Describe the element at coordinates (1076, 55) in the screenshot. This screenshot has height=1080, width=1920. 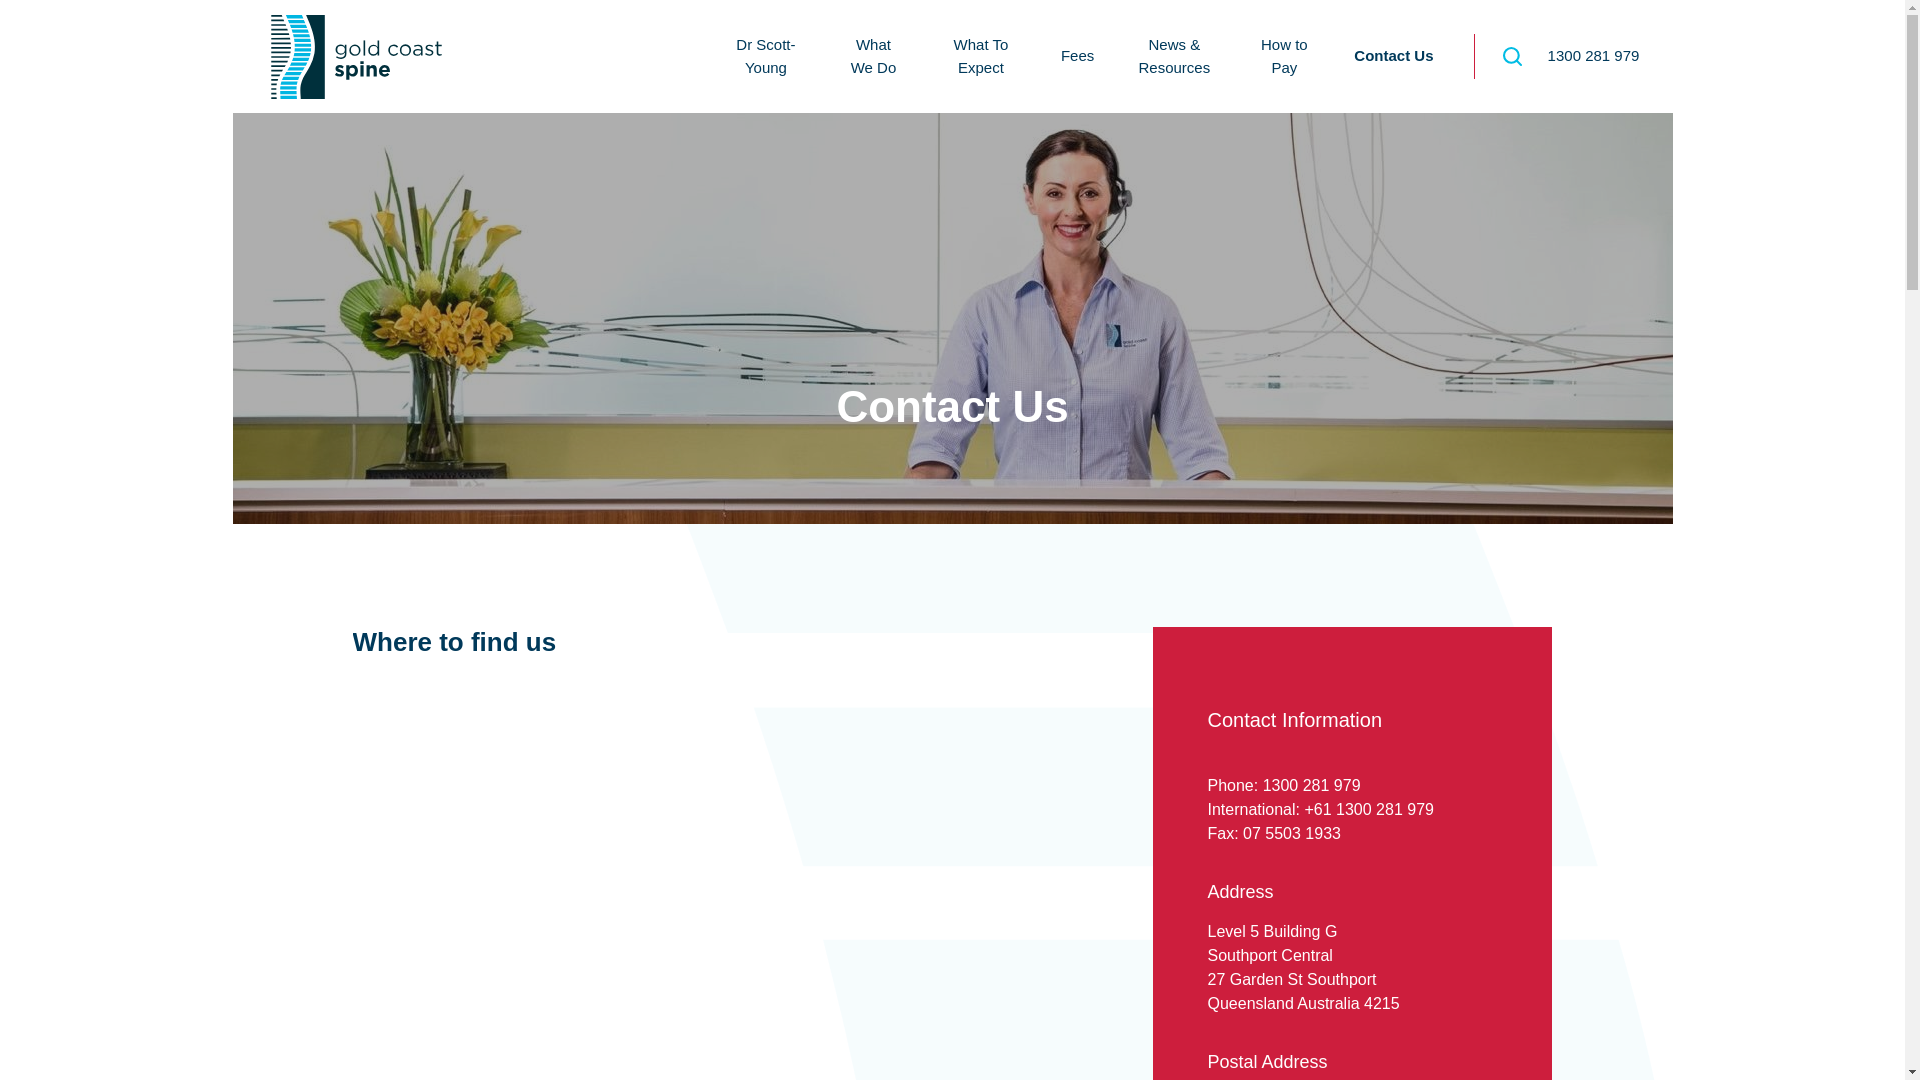
I see `'Fees'` at that location.